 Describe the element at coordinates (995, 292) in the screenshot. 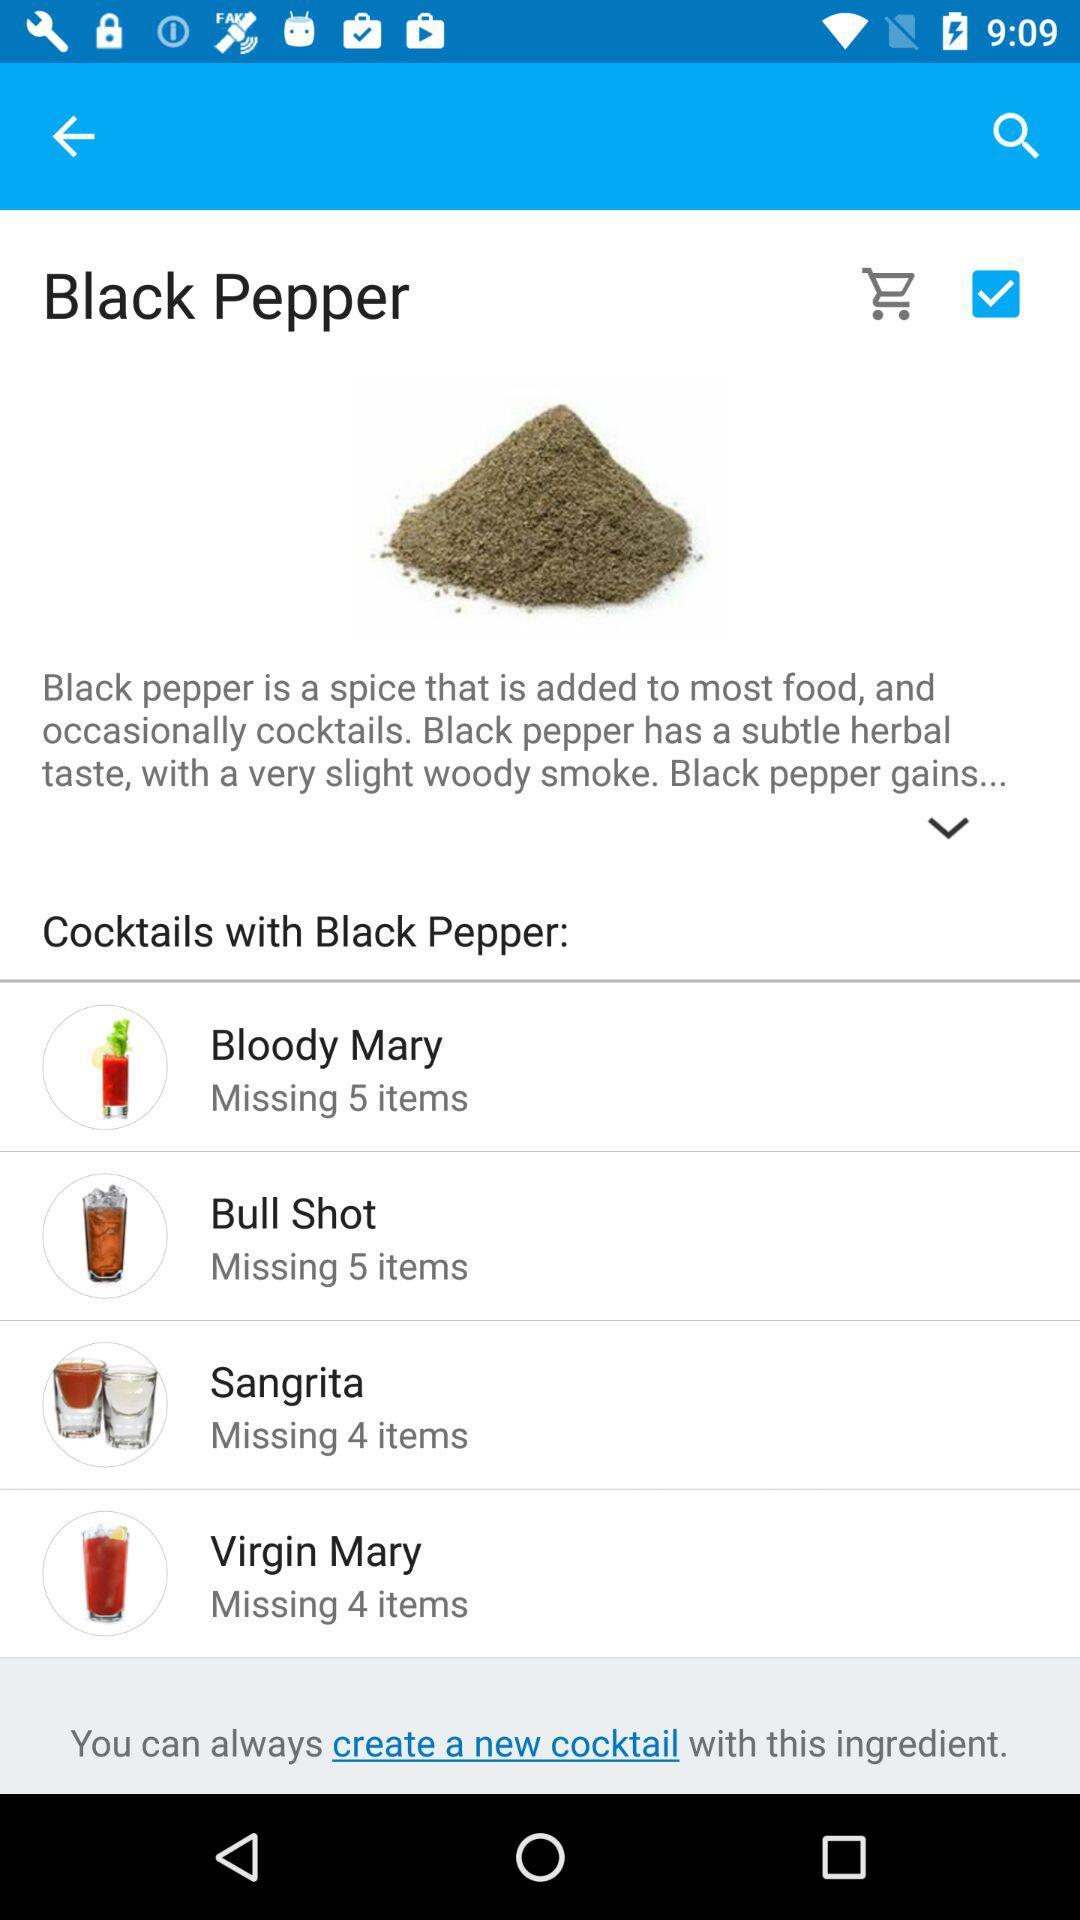

I see `the send button` at that location.